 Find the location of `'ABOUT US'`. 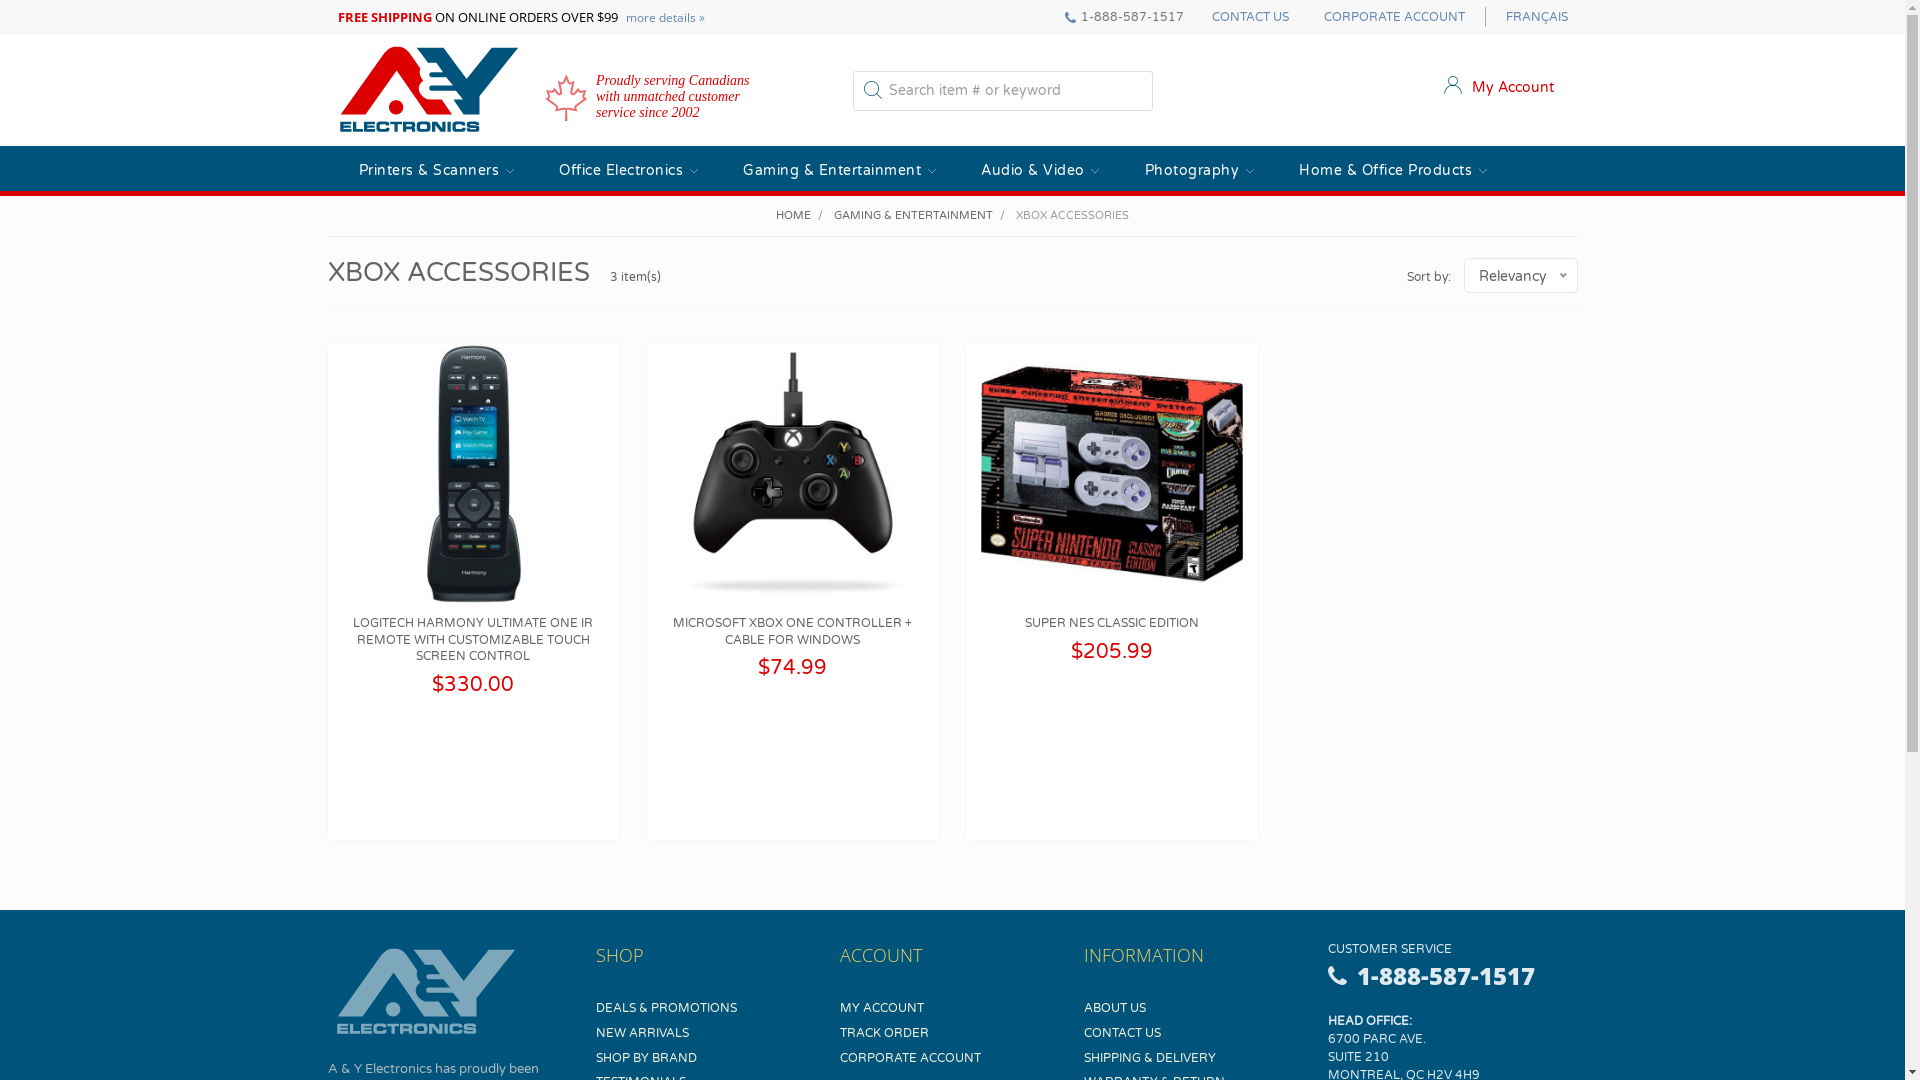

'ABOUT US' is located at coordinates (1113, 1007).